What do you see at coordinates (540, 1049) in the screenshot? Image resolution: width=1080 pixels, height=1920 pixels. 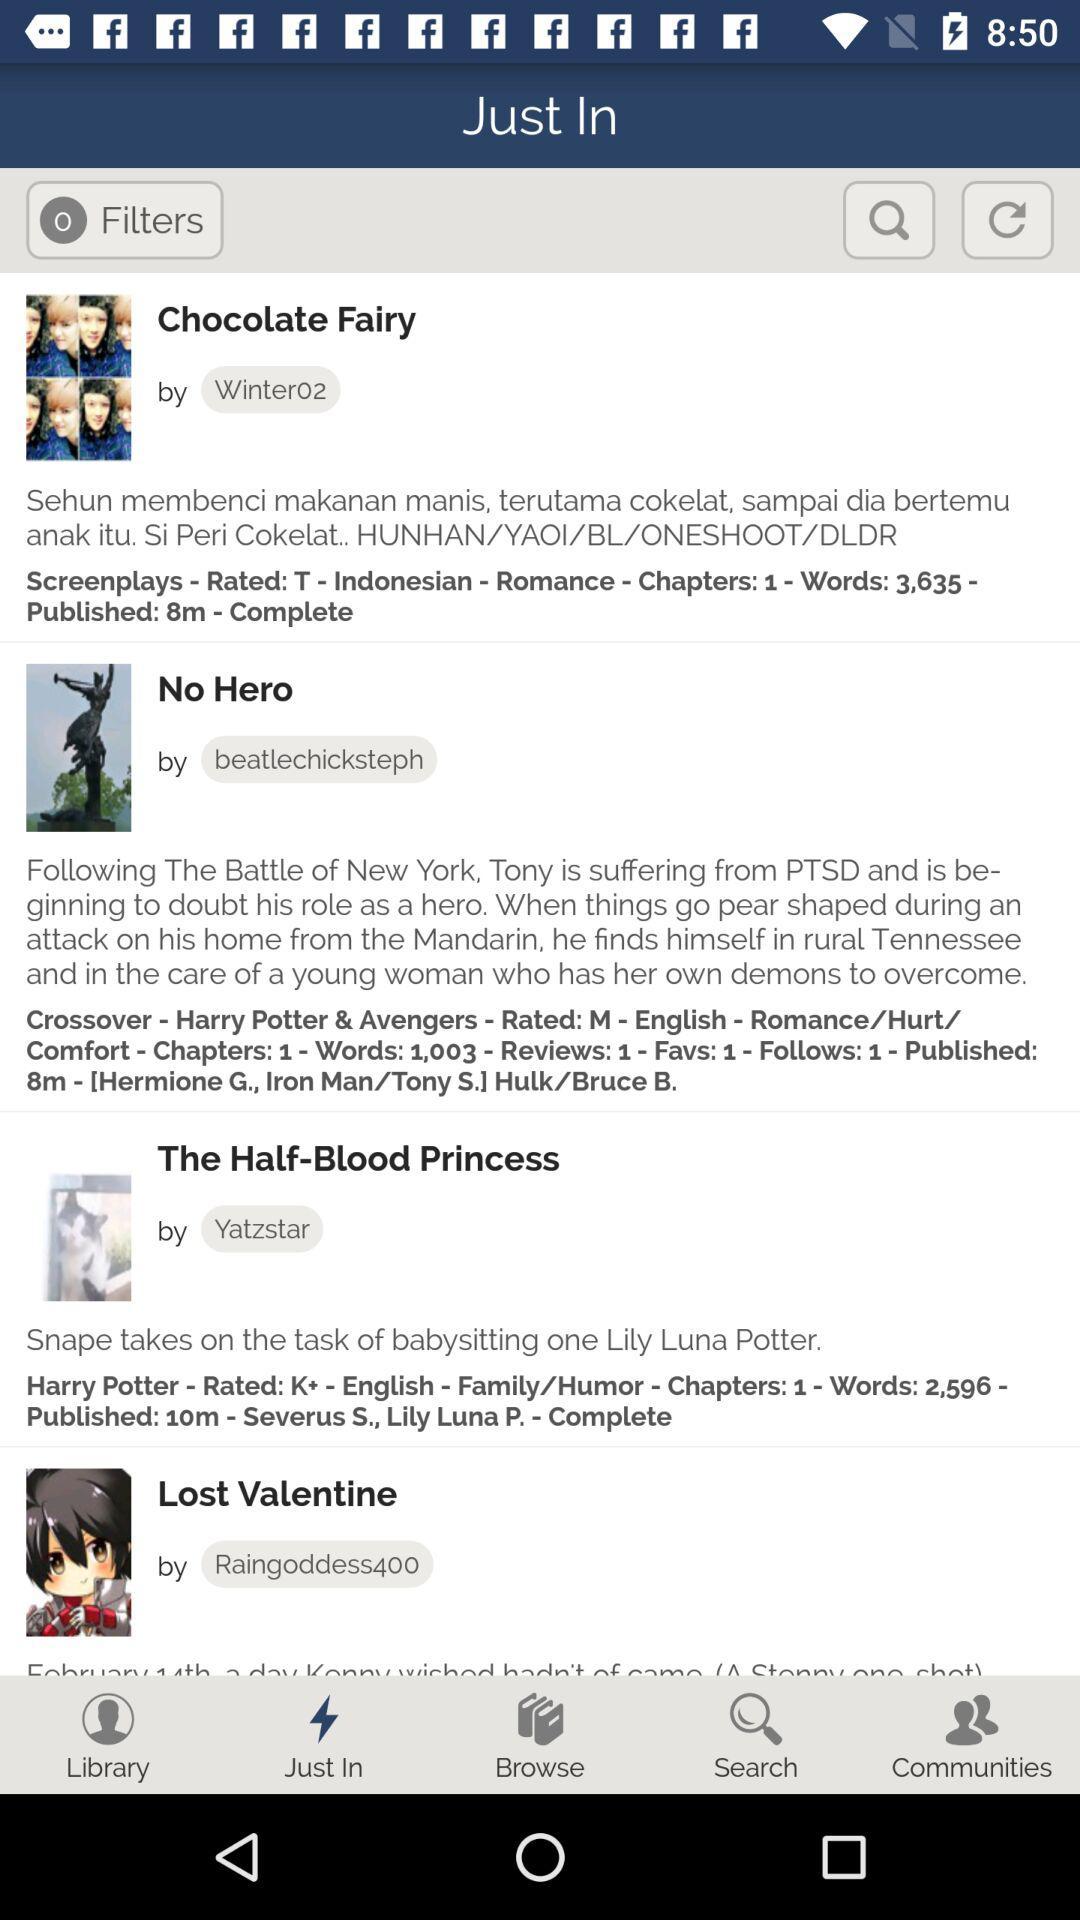 I see `the crossover harry potter item` at bounding box center [540, 1049].